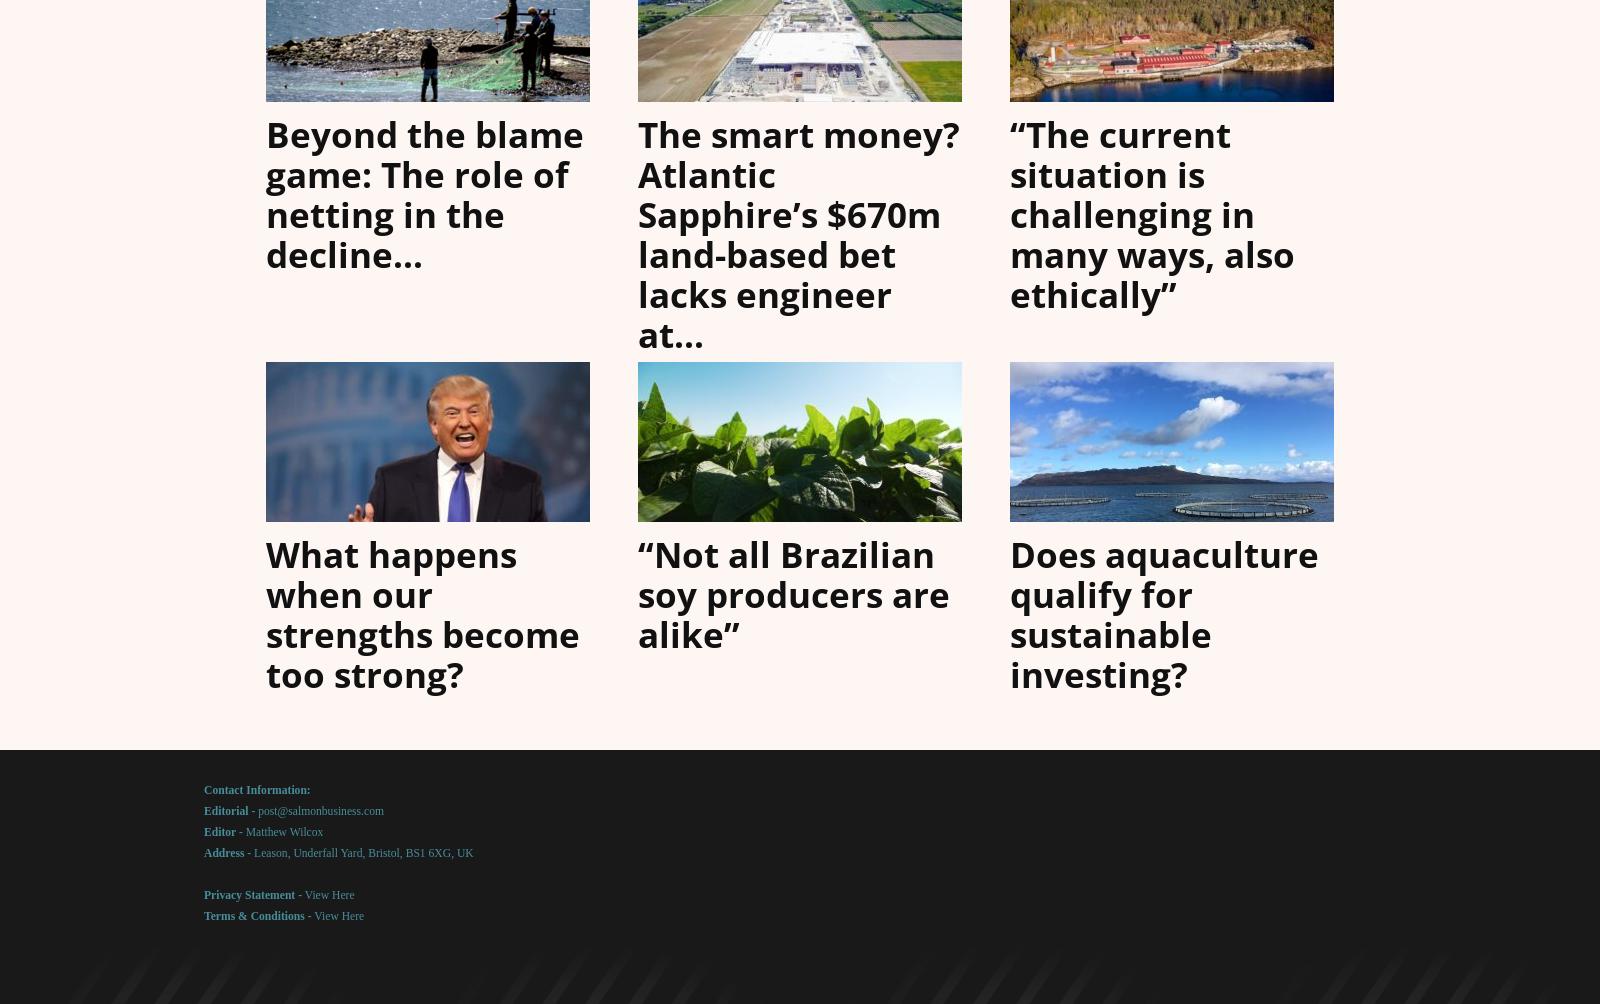 This screenshot has width=1600, height=1004. What do you see at coordinates (282, 831) in the screenshot?
I see `'Matthew Wilcox'` at bounding box center [282, 831].